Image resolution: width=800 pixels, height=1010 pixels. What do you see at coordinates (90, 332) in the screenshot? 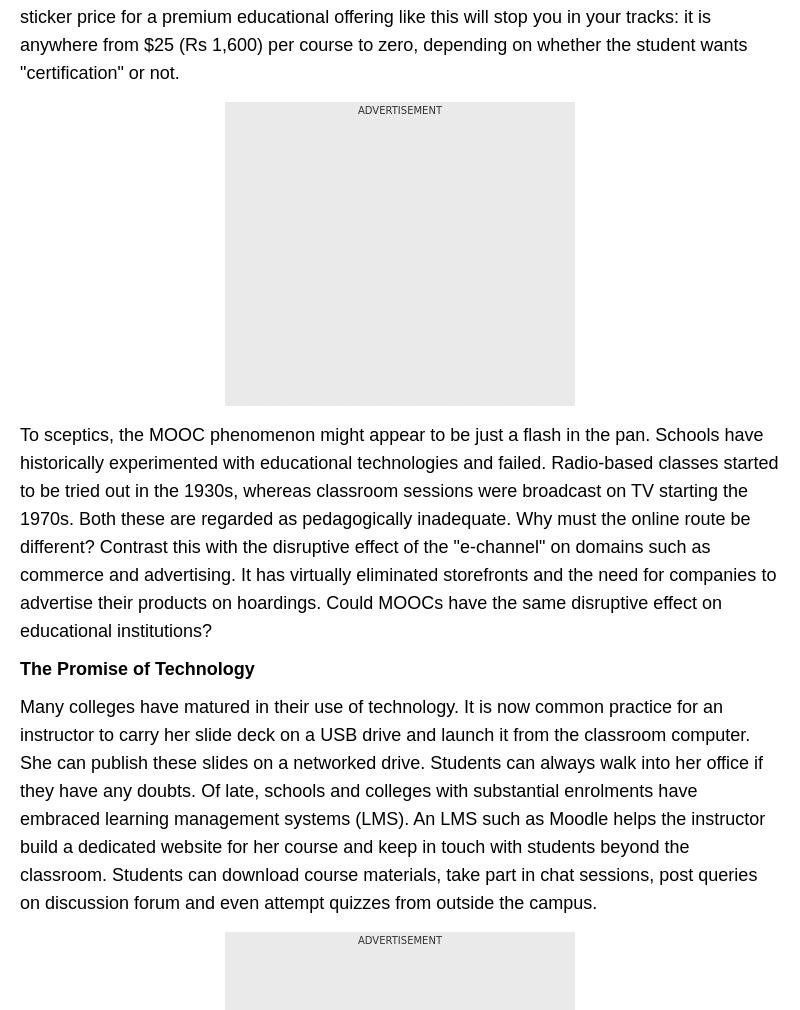
I see `'events'` at bounding box center [90, 332].